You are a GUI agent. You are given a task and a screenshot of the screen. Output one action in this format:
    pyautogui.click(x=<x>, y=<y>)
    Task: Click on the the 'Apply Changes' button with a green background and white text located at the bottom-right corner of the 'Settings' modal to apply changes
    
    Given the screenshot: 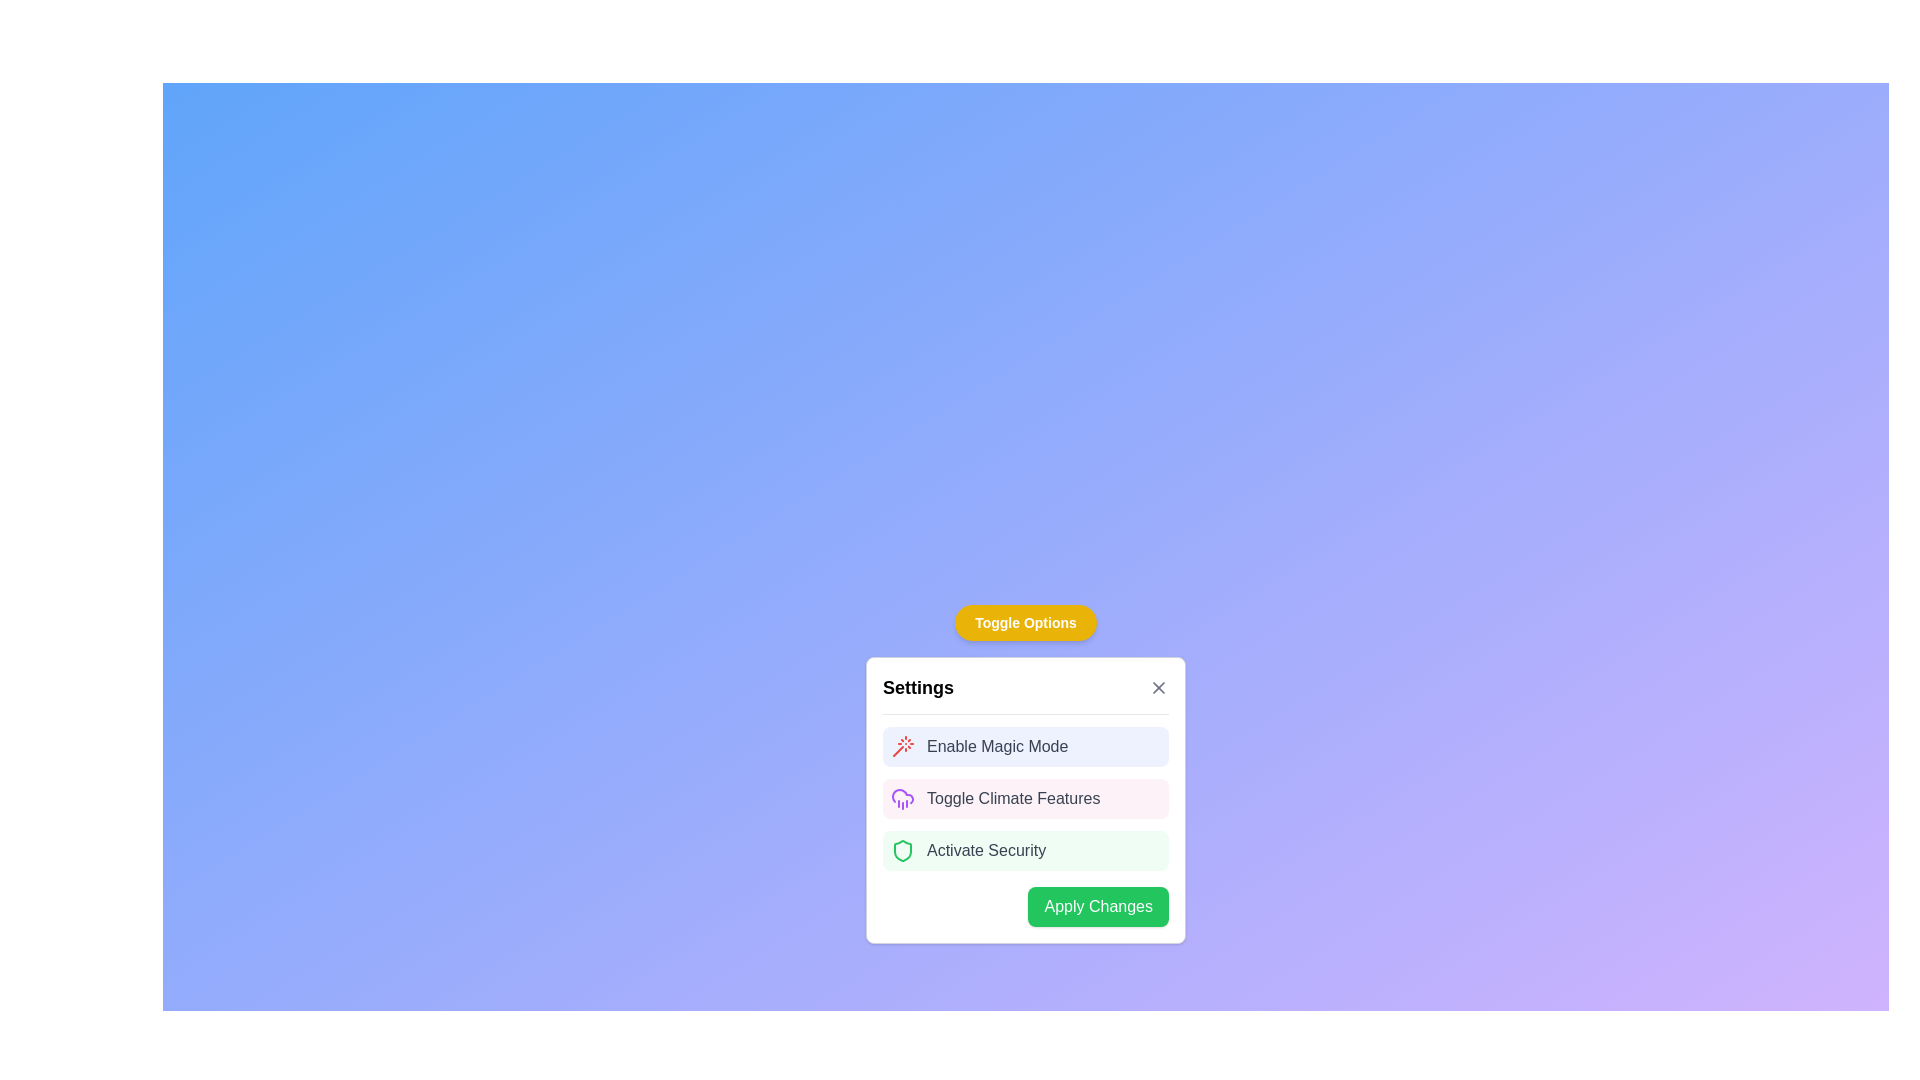 What is the action you would take?
    pyautogui.click(x=1026, y=906)
    